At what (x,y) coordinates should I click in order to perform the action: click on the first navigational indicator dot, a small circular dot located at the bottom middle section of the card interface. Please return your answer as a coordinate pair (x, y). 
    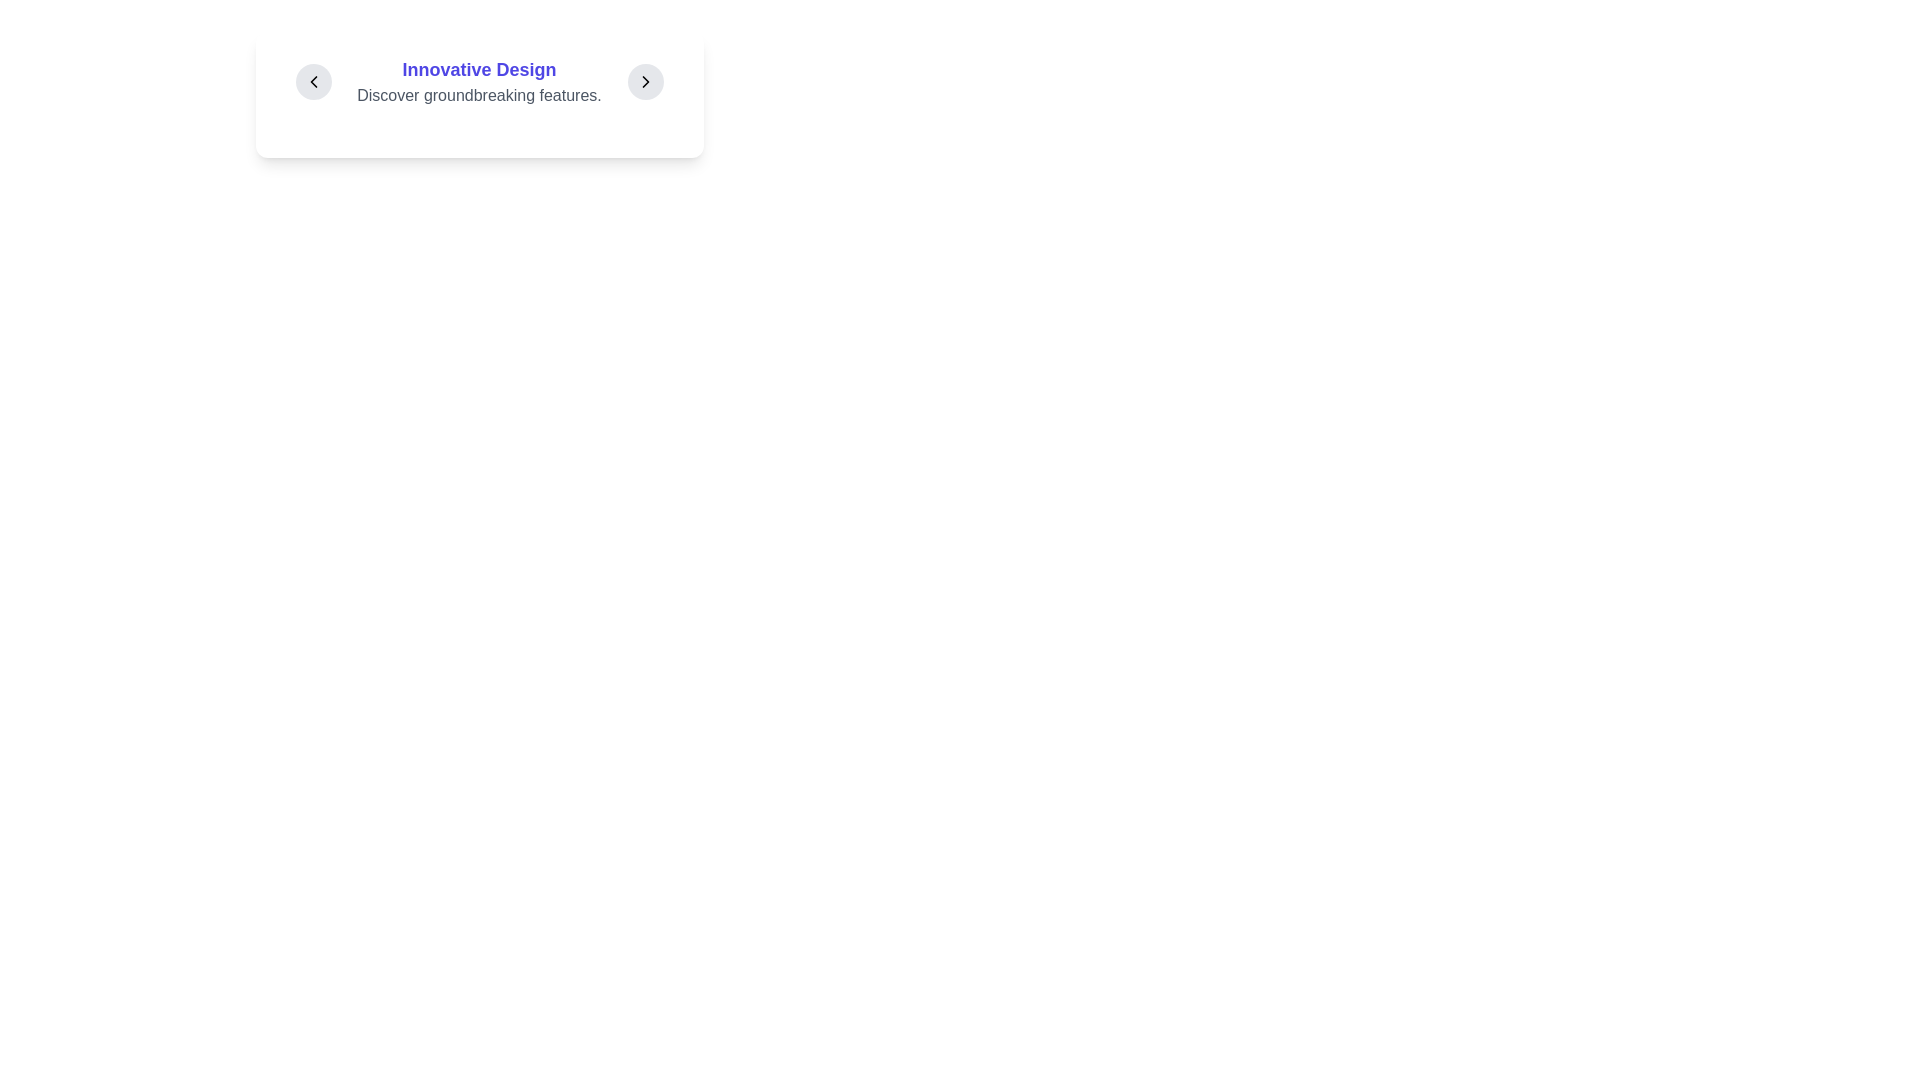
    Looking at the image, I should click on (460, 128).